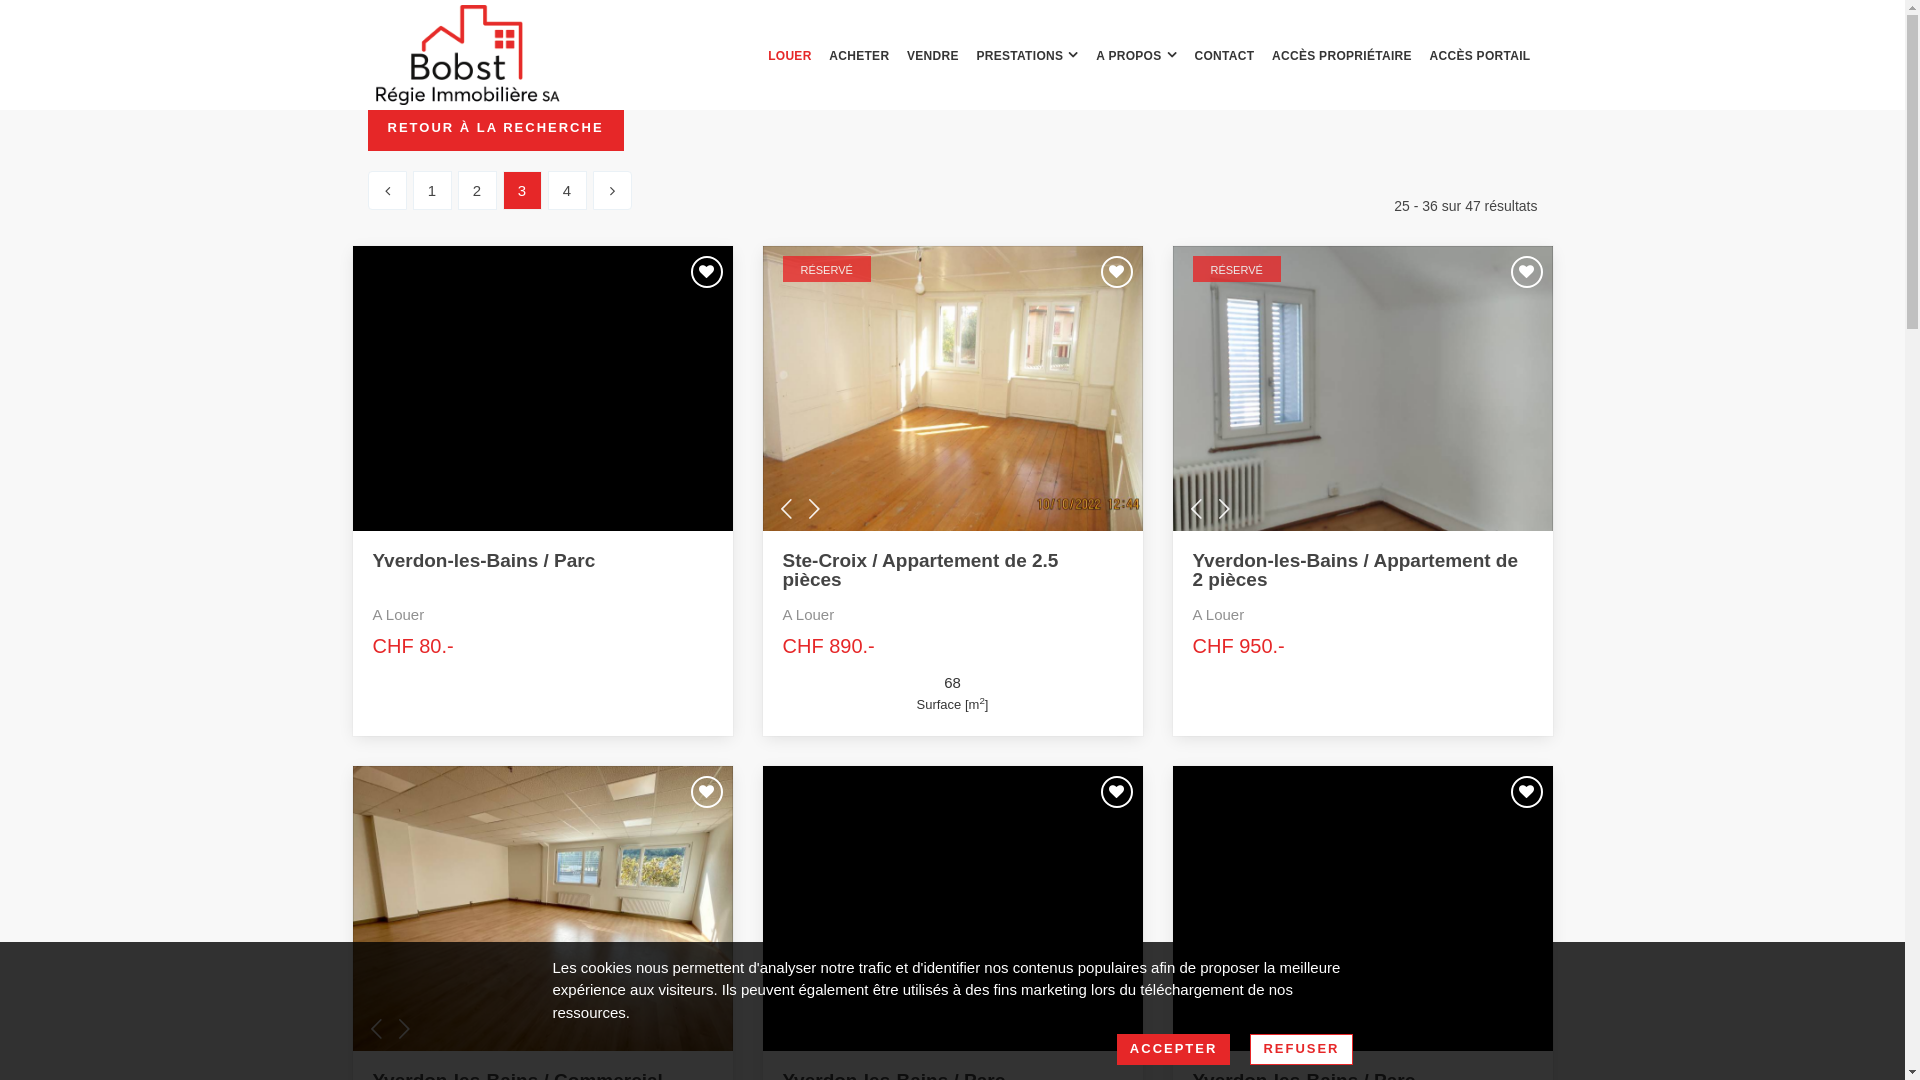 The width and height of the screenshot is (1920, 1080). Describe the element at coordinates (476, 190) in the screenshot. I see `'2'` at that location.